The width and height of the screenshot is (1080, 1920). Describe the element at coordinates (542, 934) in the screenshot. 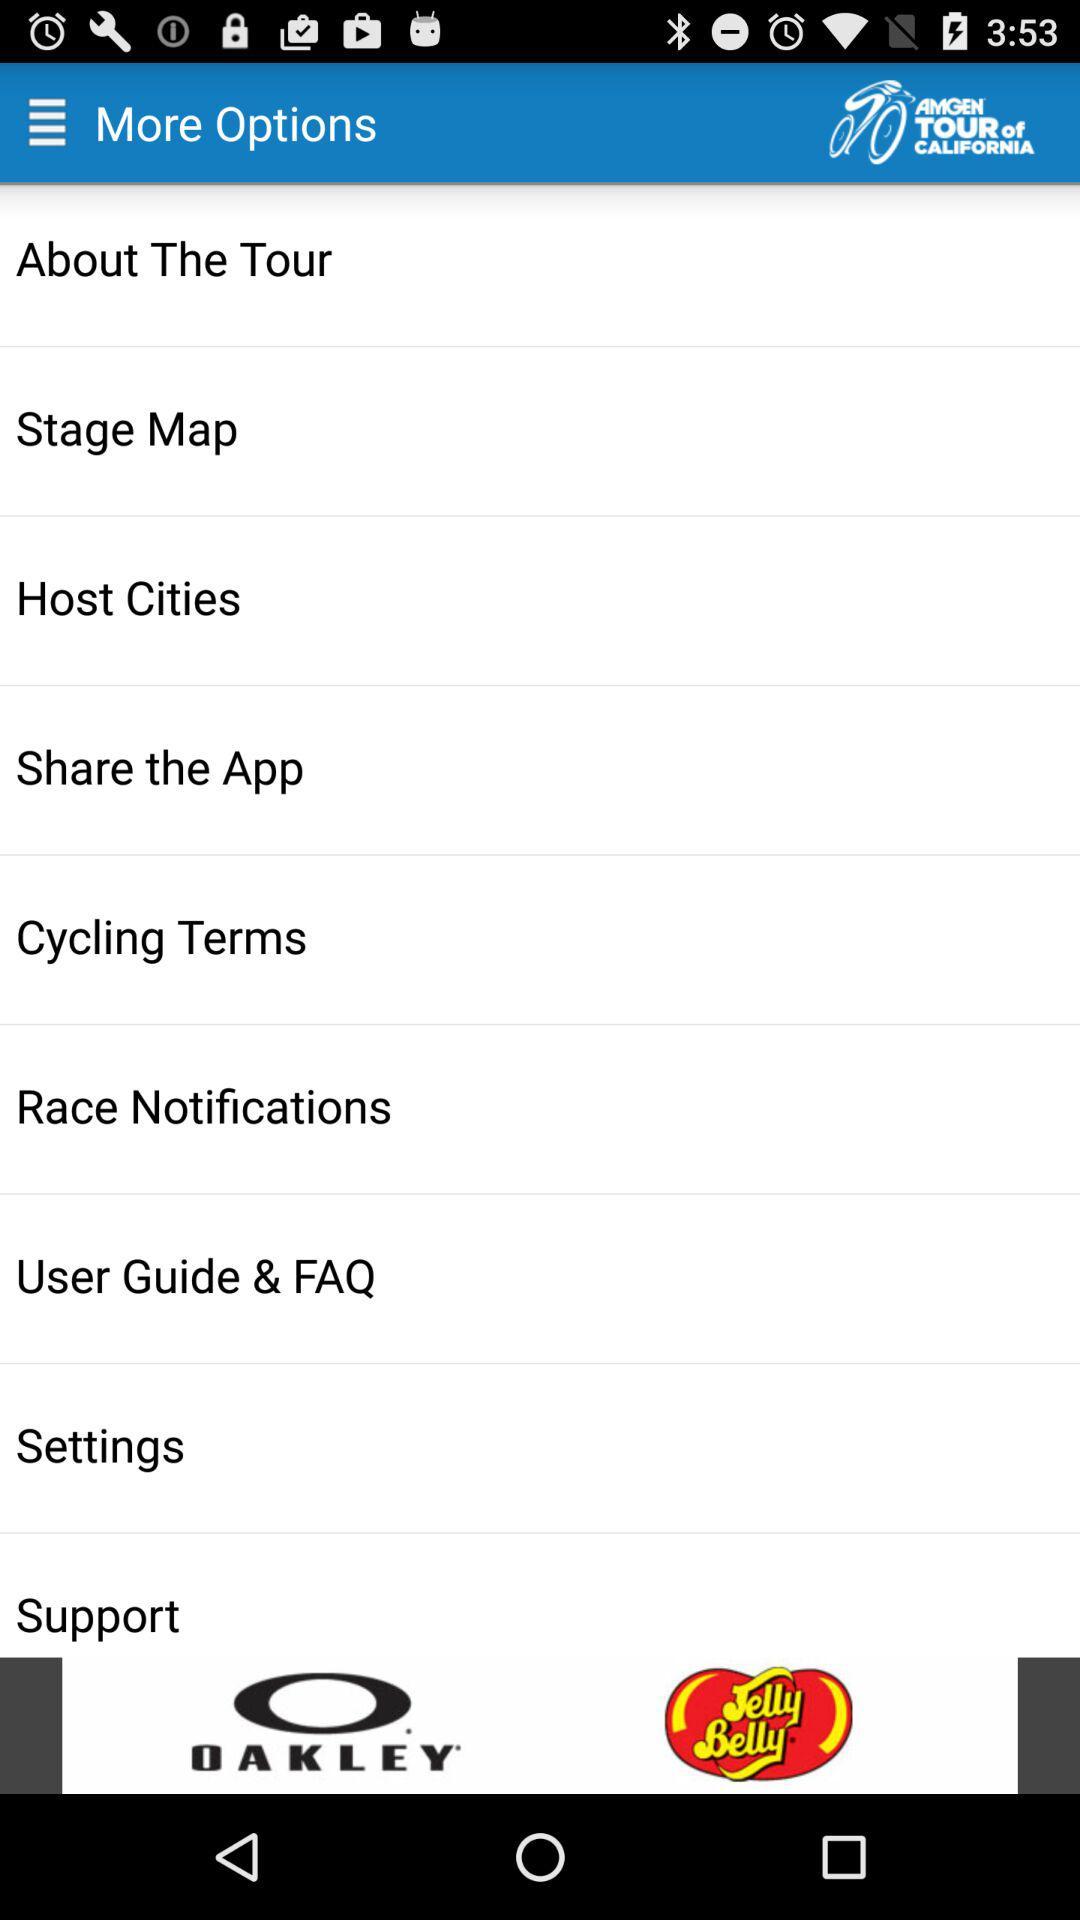

I see `cycling terms item` at that location.